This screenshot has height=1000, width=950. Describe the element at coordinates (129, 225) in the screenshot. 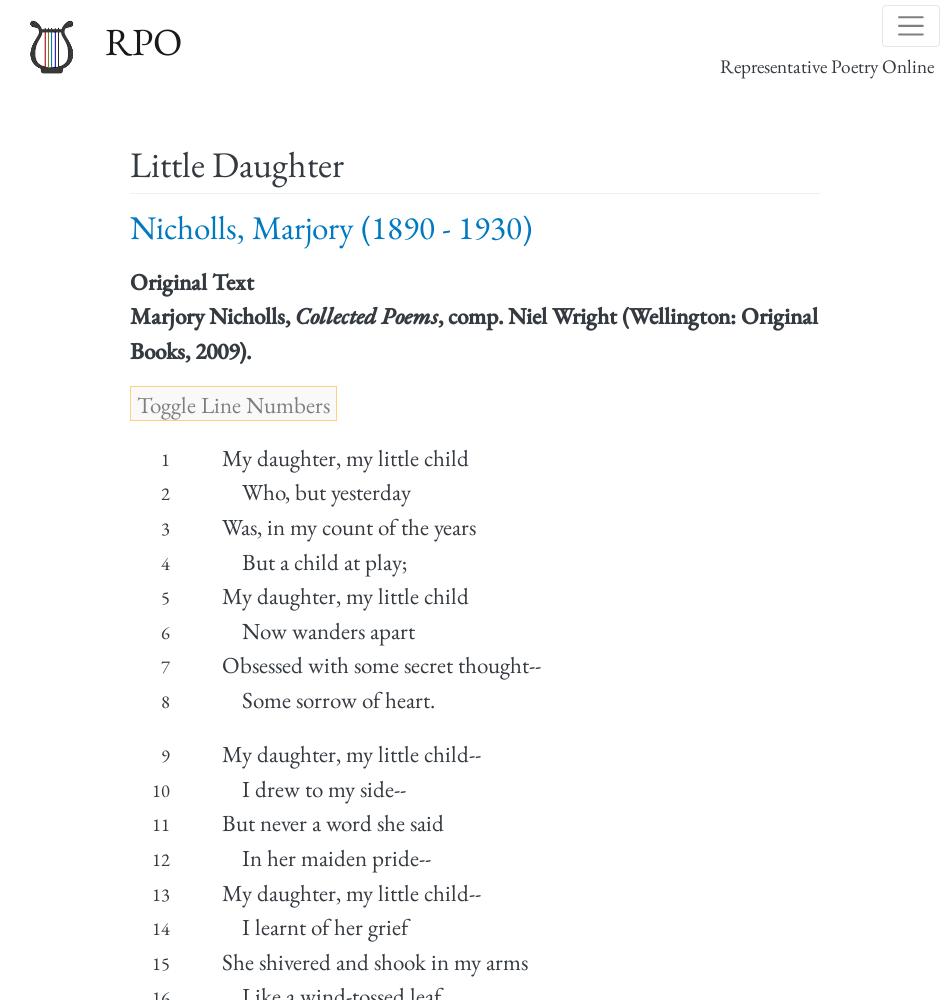

I see `'Nicholls, Marjory (1890 - 1930)'` at that location.